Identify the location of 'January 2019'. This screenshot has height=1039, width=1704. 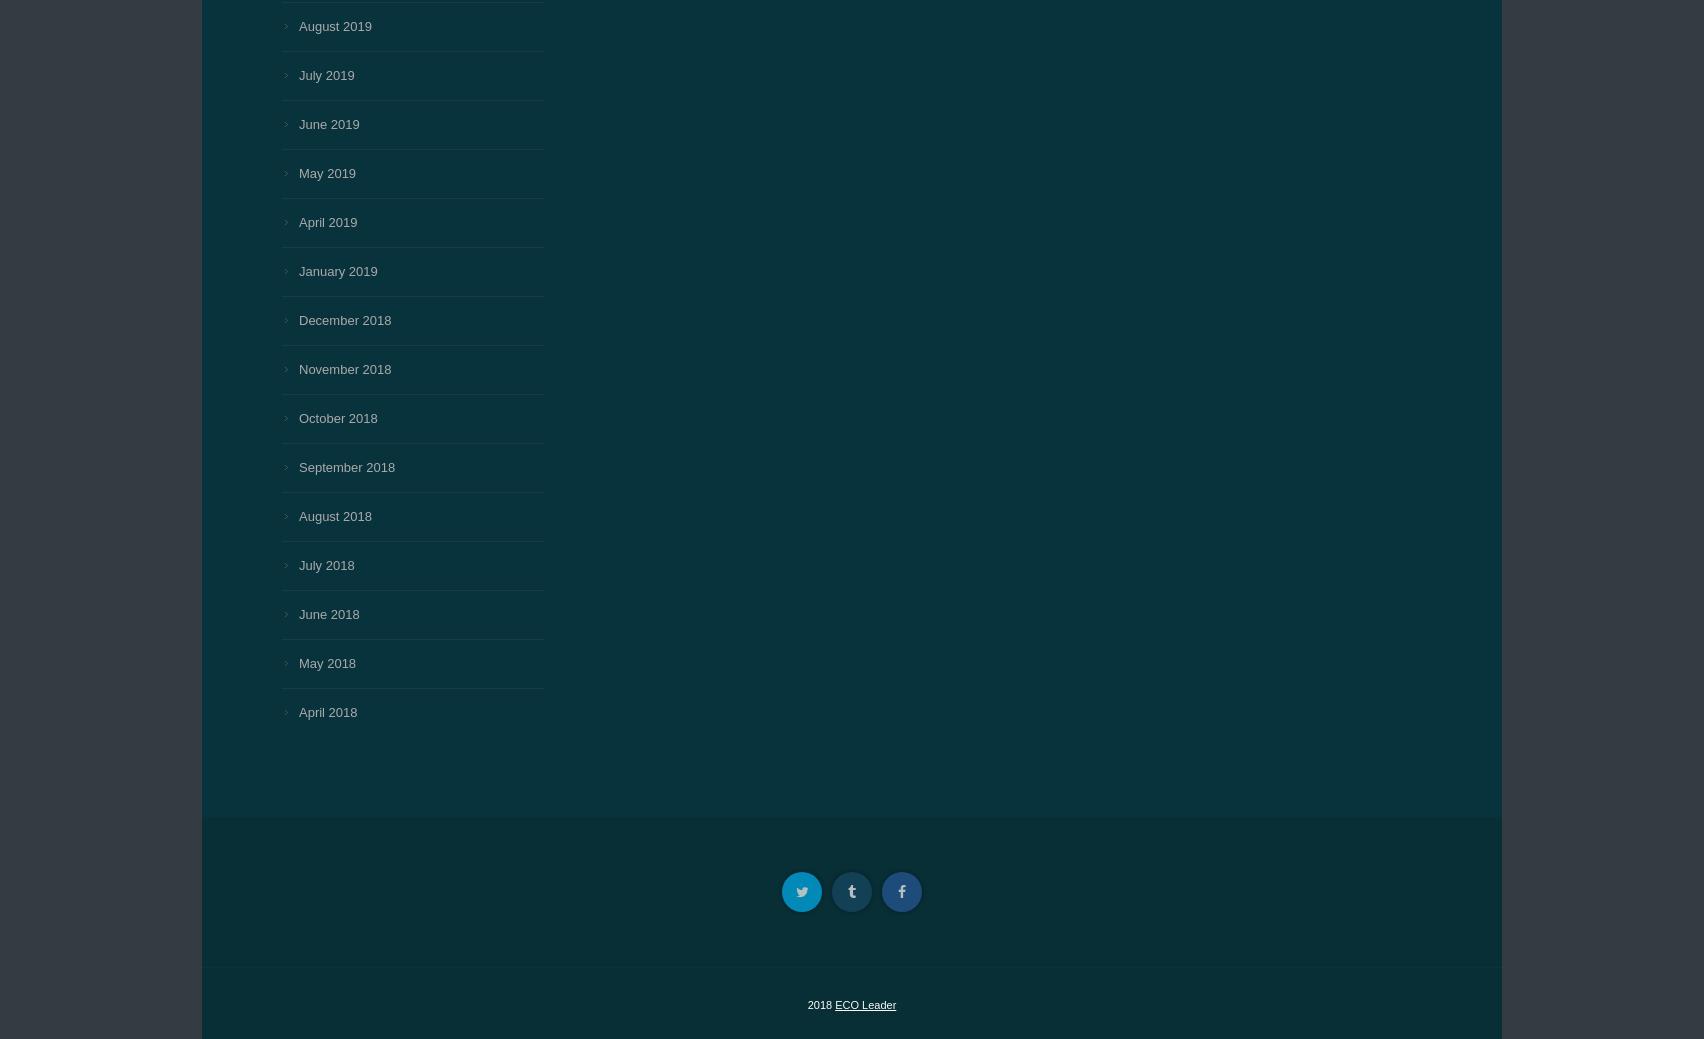
(337, 271).